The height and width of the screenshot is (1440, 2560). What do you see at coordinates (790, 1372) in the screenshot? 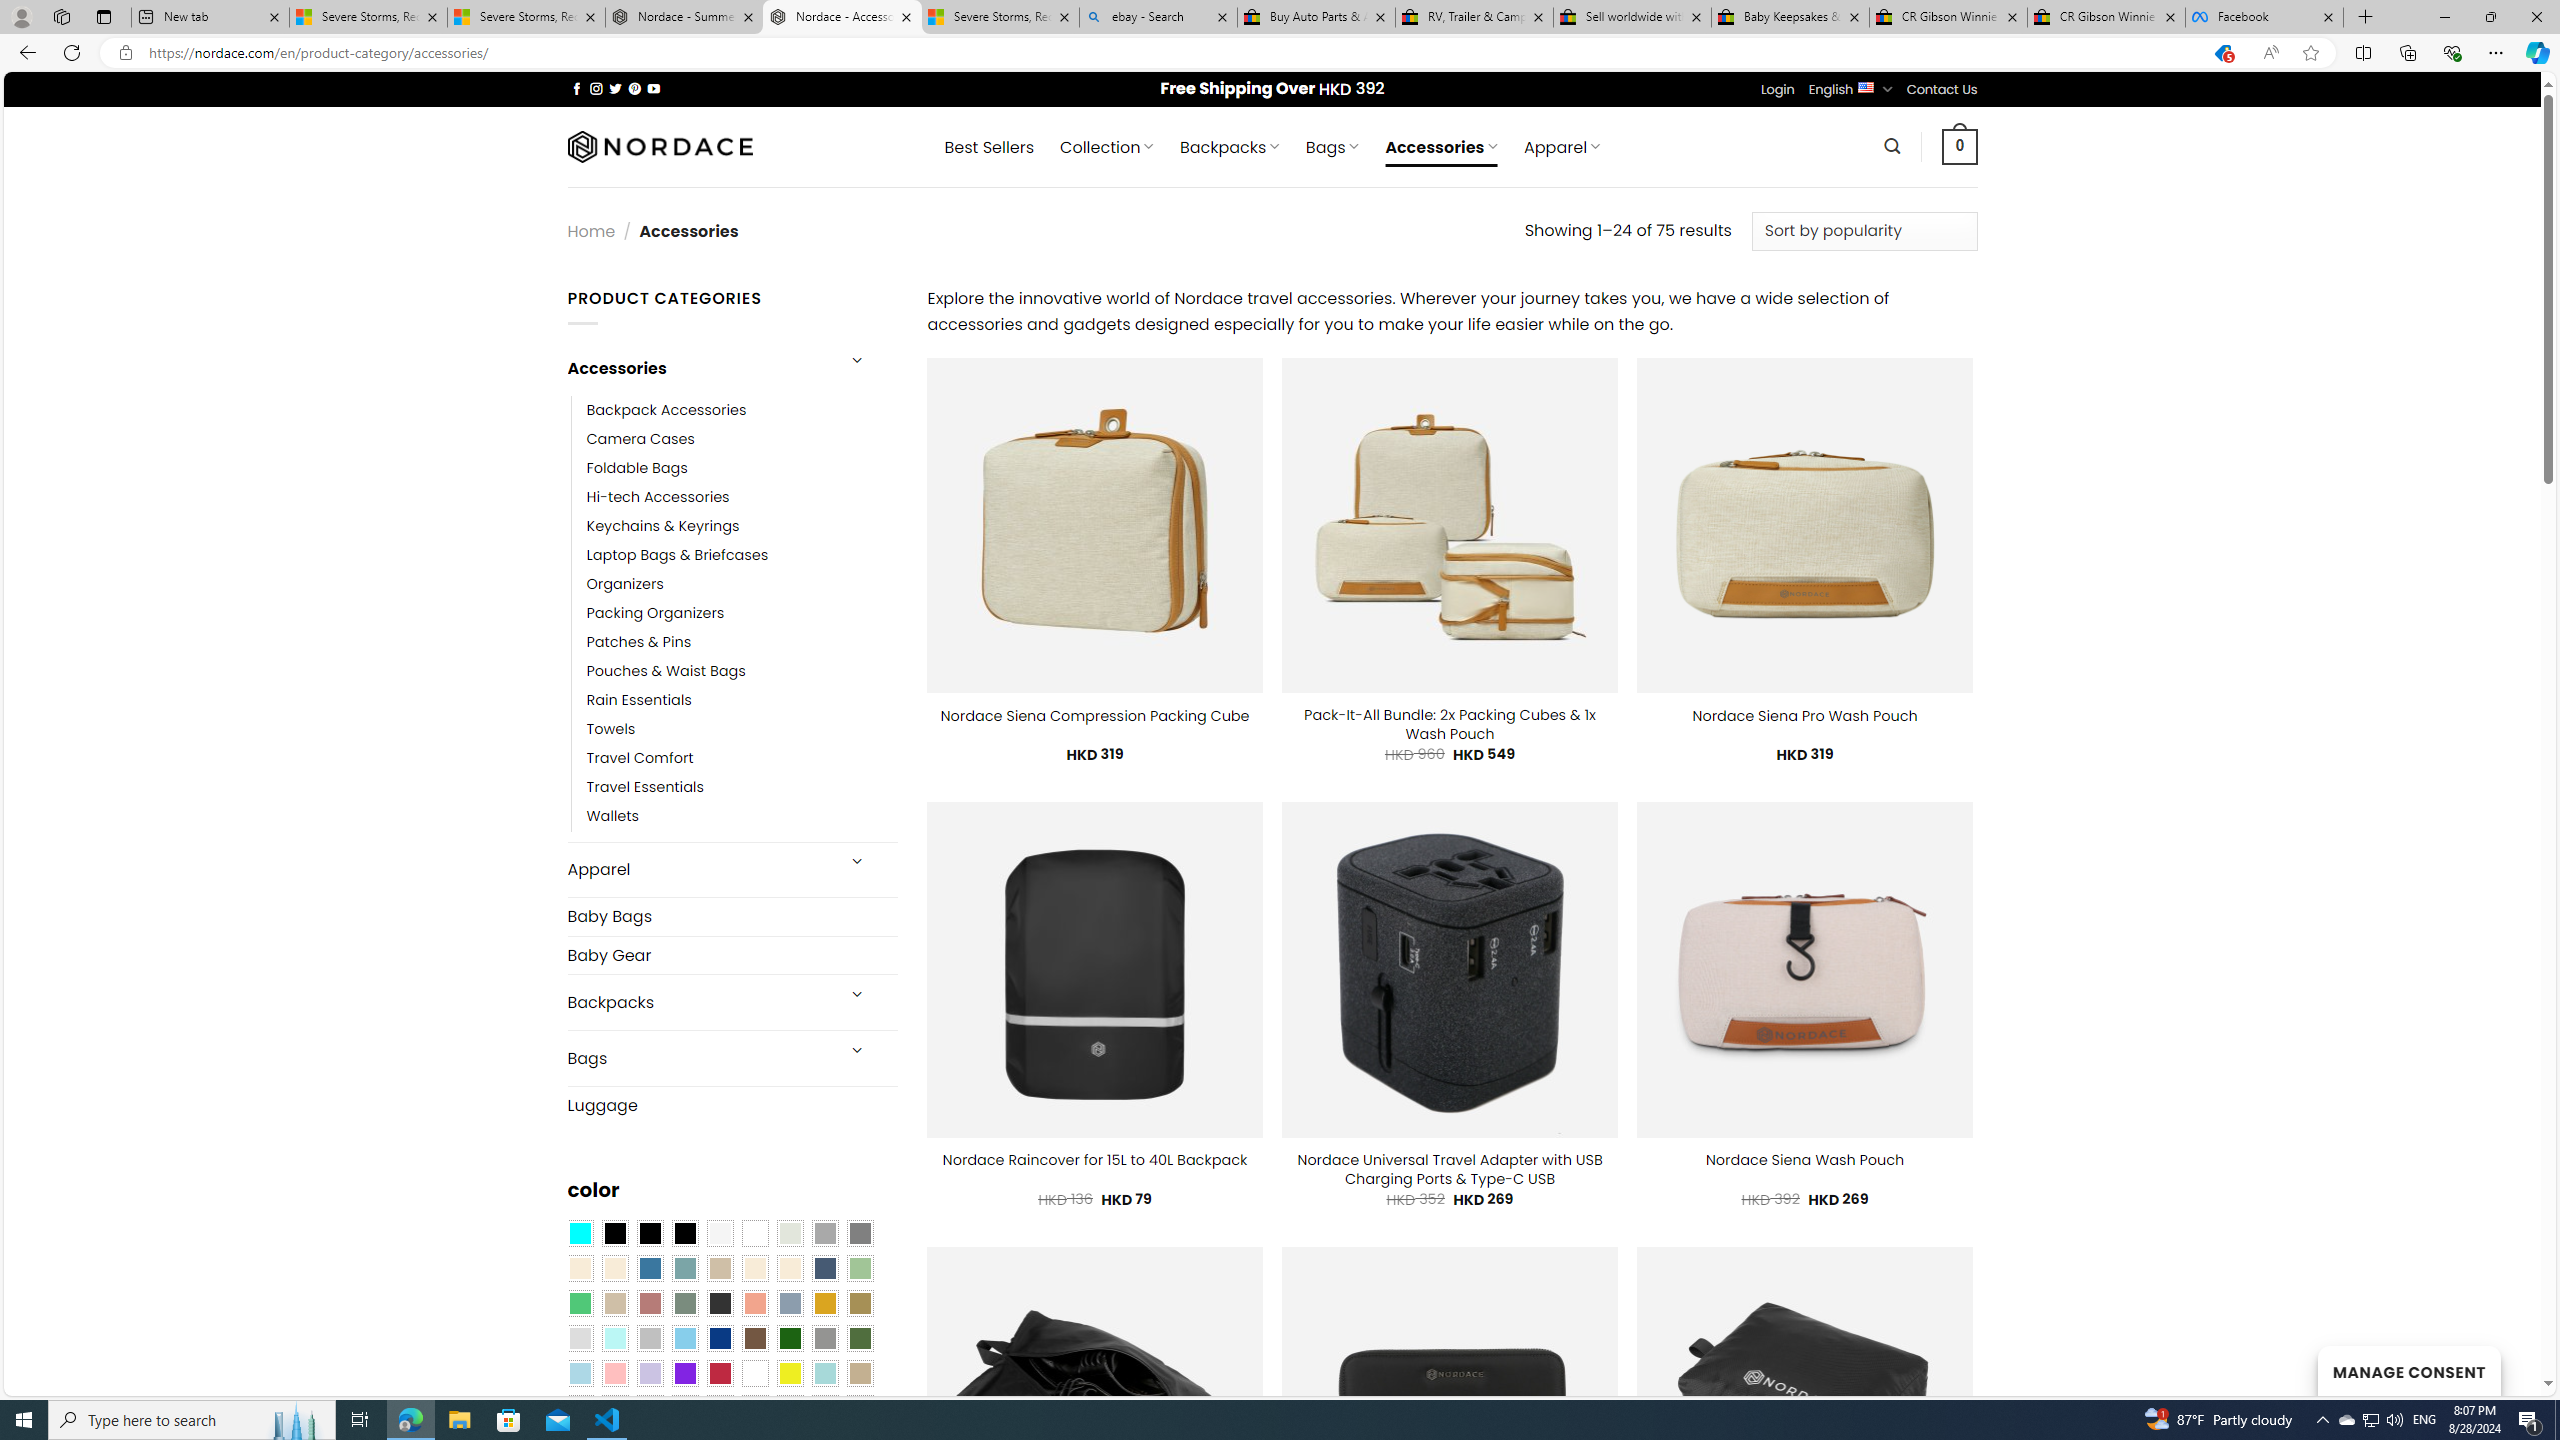
I see `'Yellow'` at bounding box center [790, 1372].